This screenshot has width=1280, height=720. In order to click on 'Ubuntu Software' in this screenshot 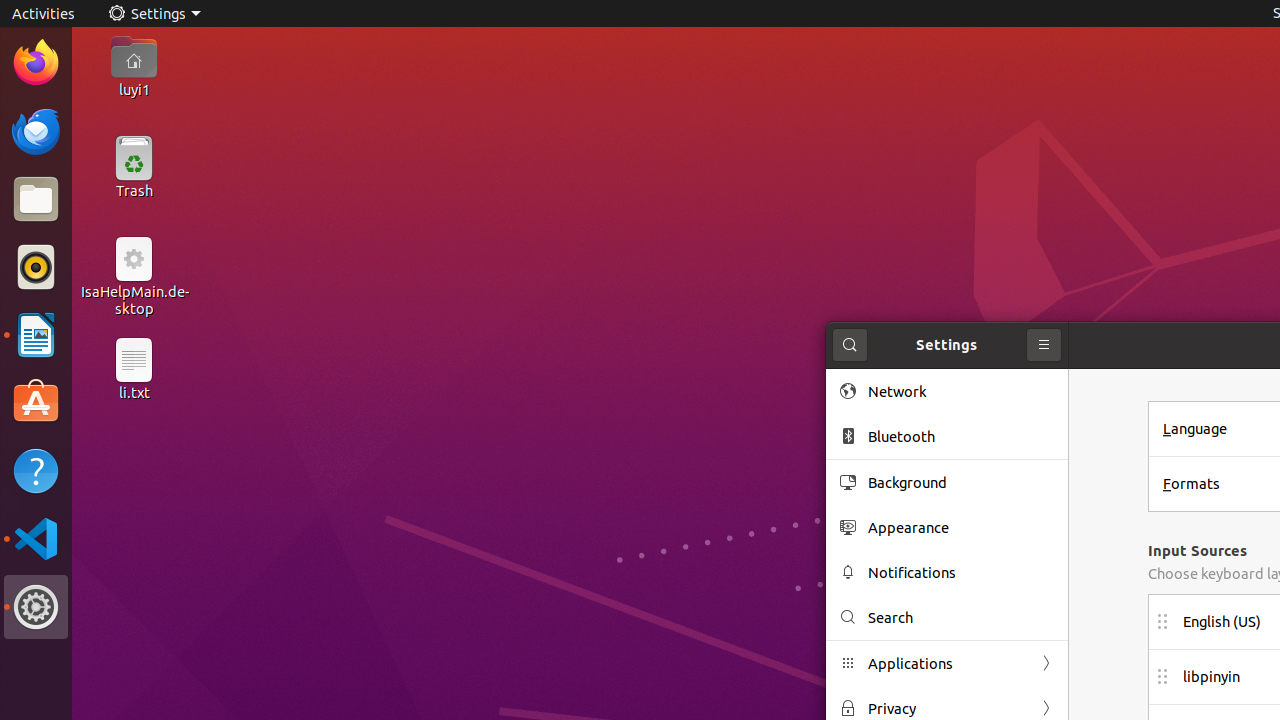, I will do `click(35, 403)`.